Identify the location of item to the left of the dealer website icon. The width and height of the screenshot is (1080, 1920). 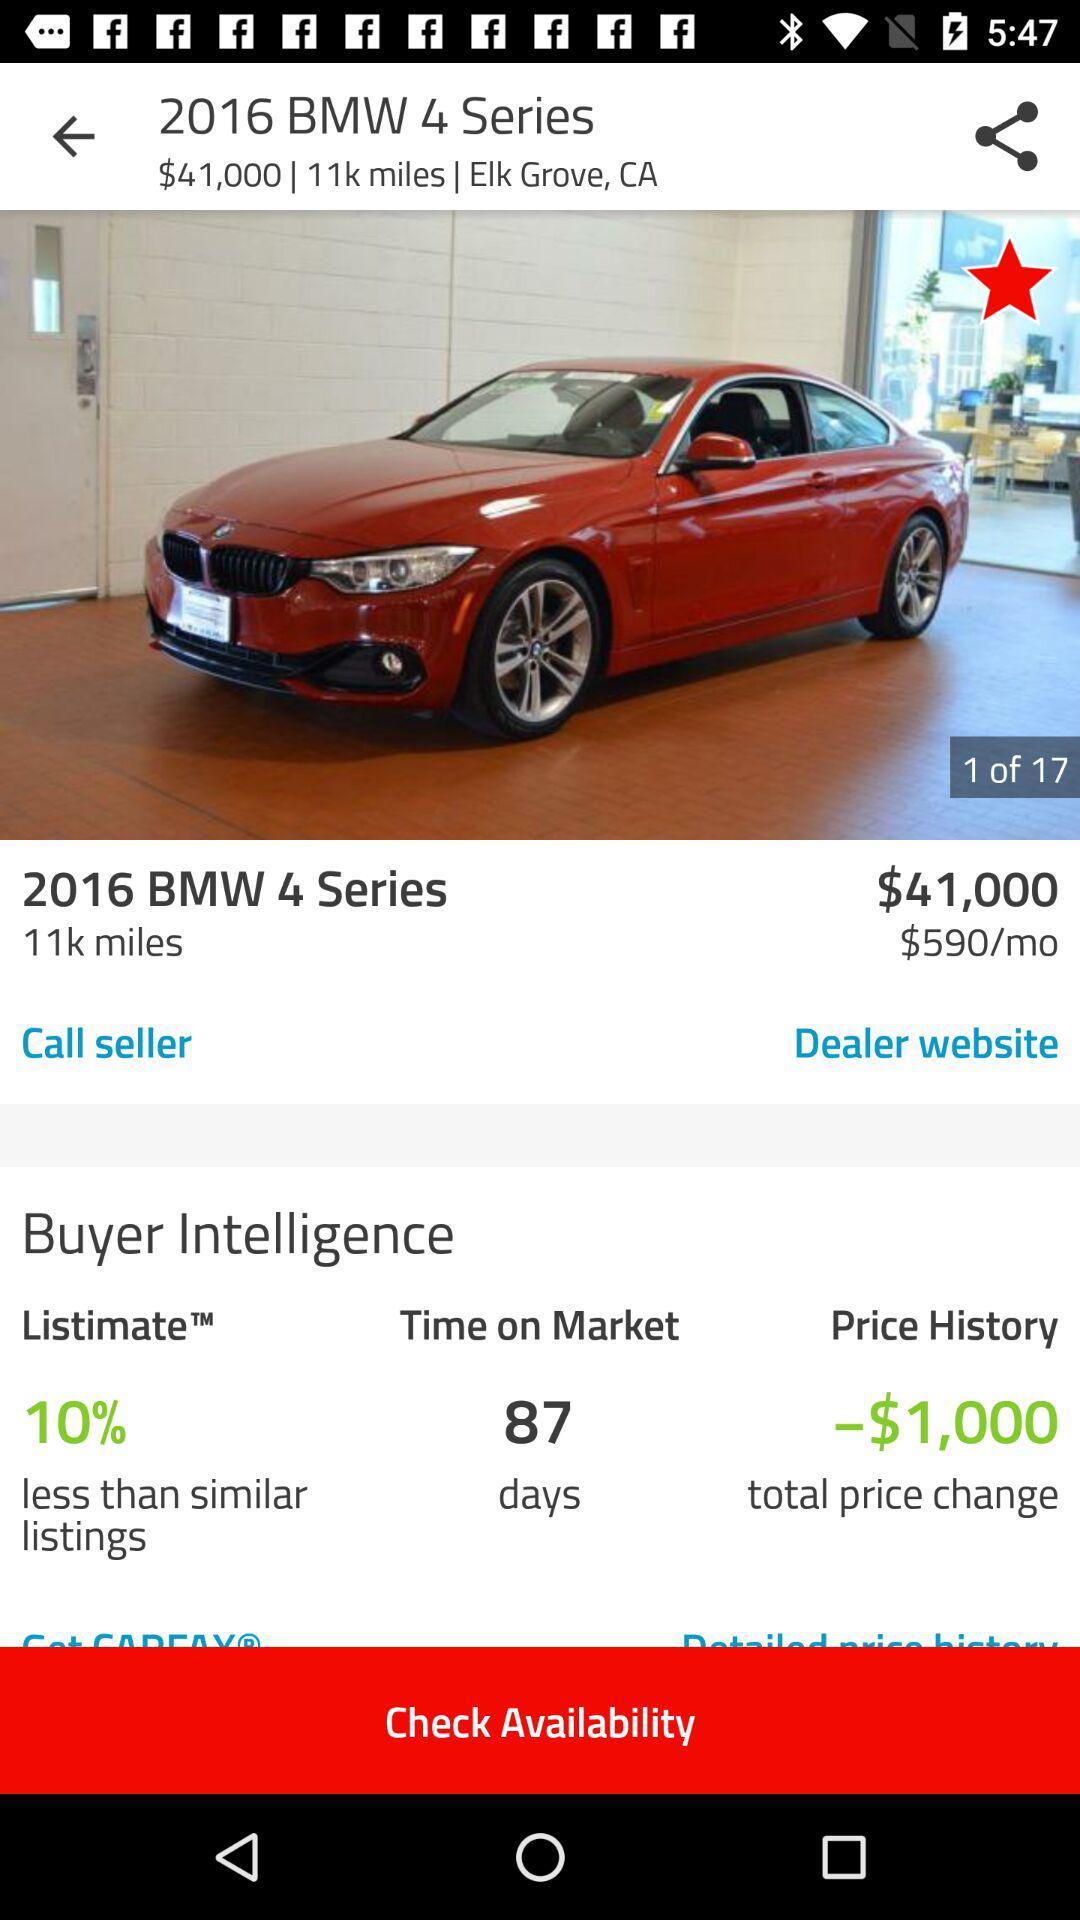
(245, 1040).